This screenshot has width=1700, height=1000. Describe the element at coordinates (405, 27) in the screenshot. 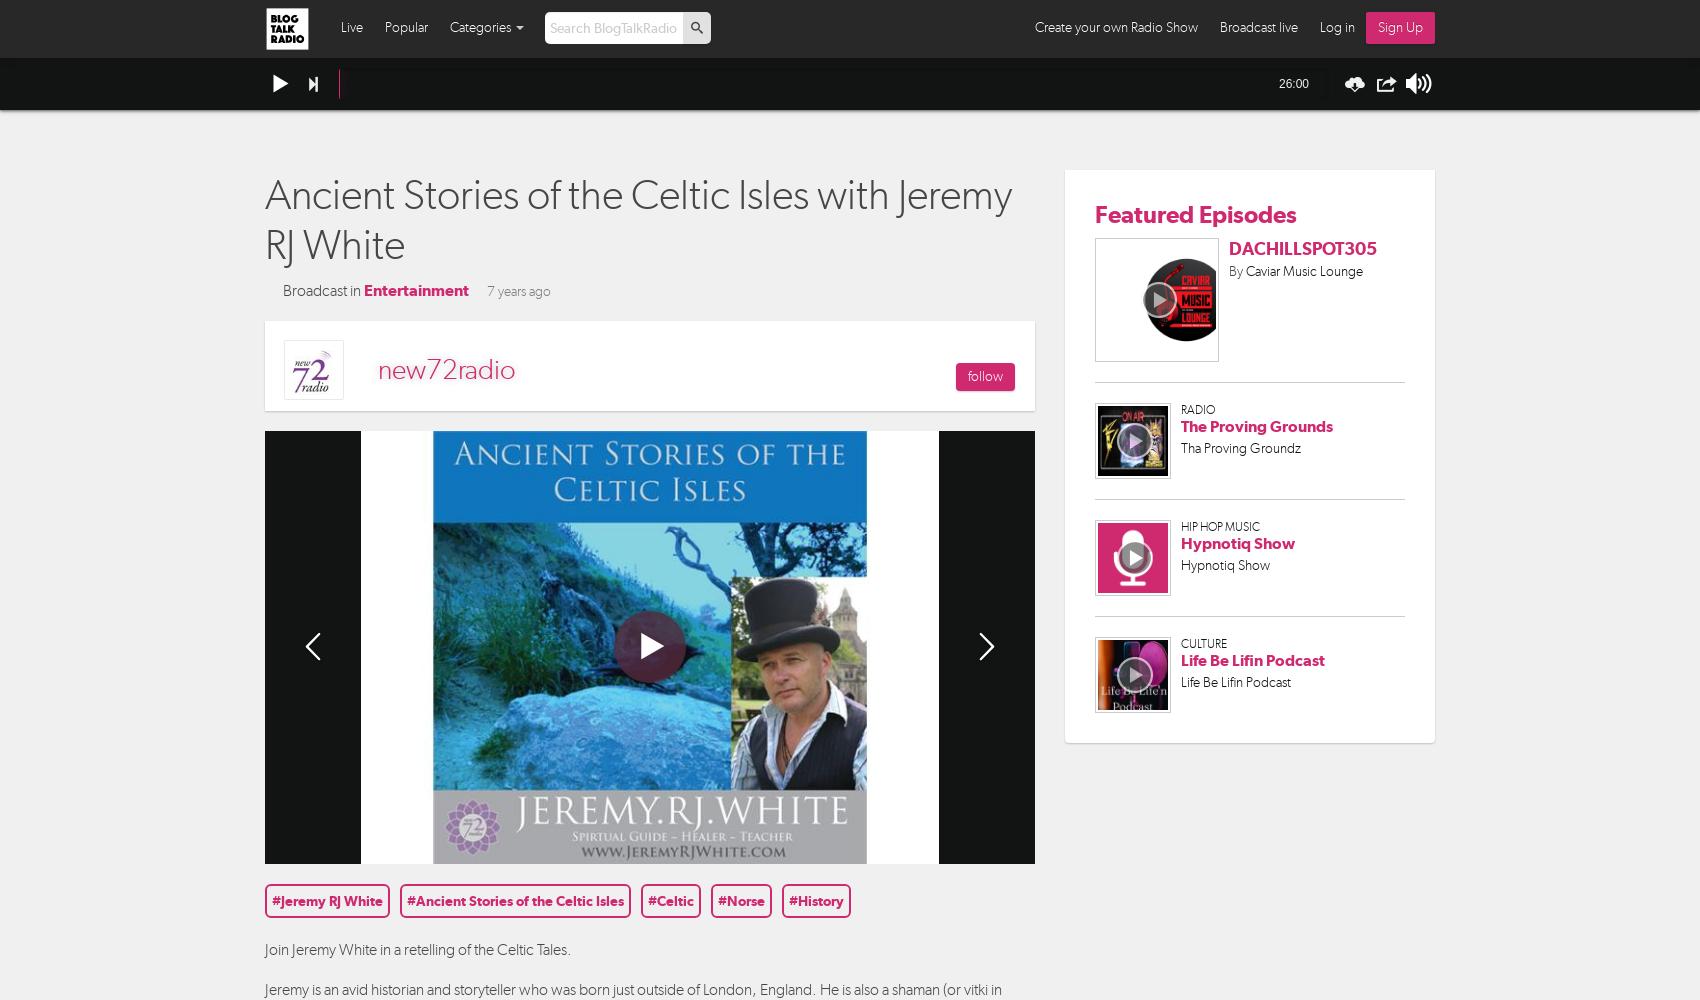

I see `'Popular'` at that location.